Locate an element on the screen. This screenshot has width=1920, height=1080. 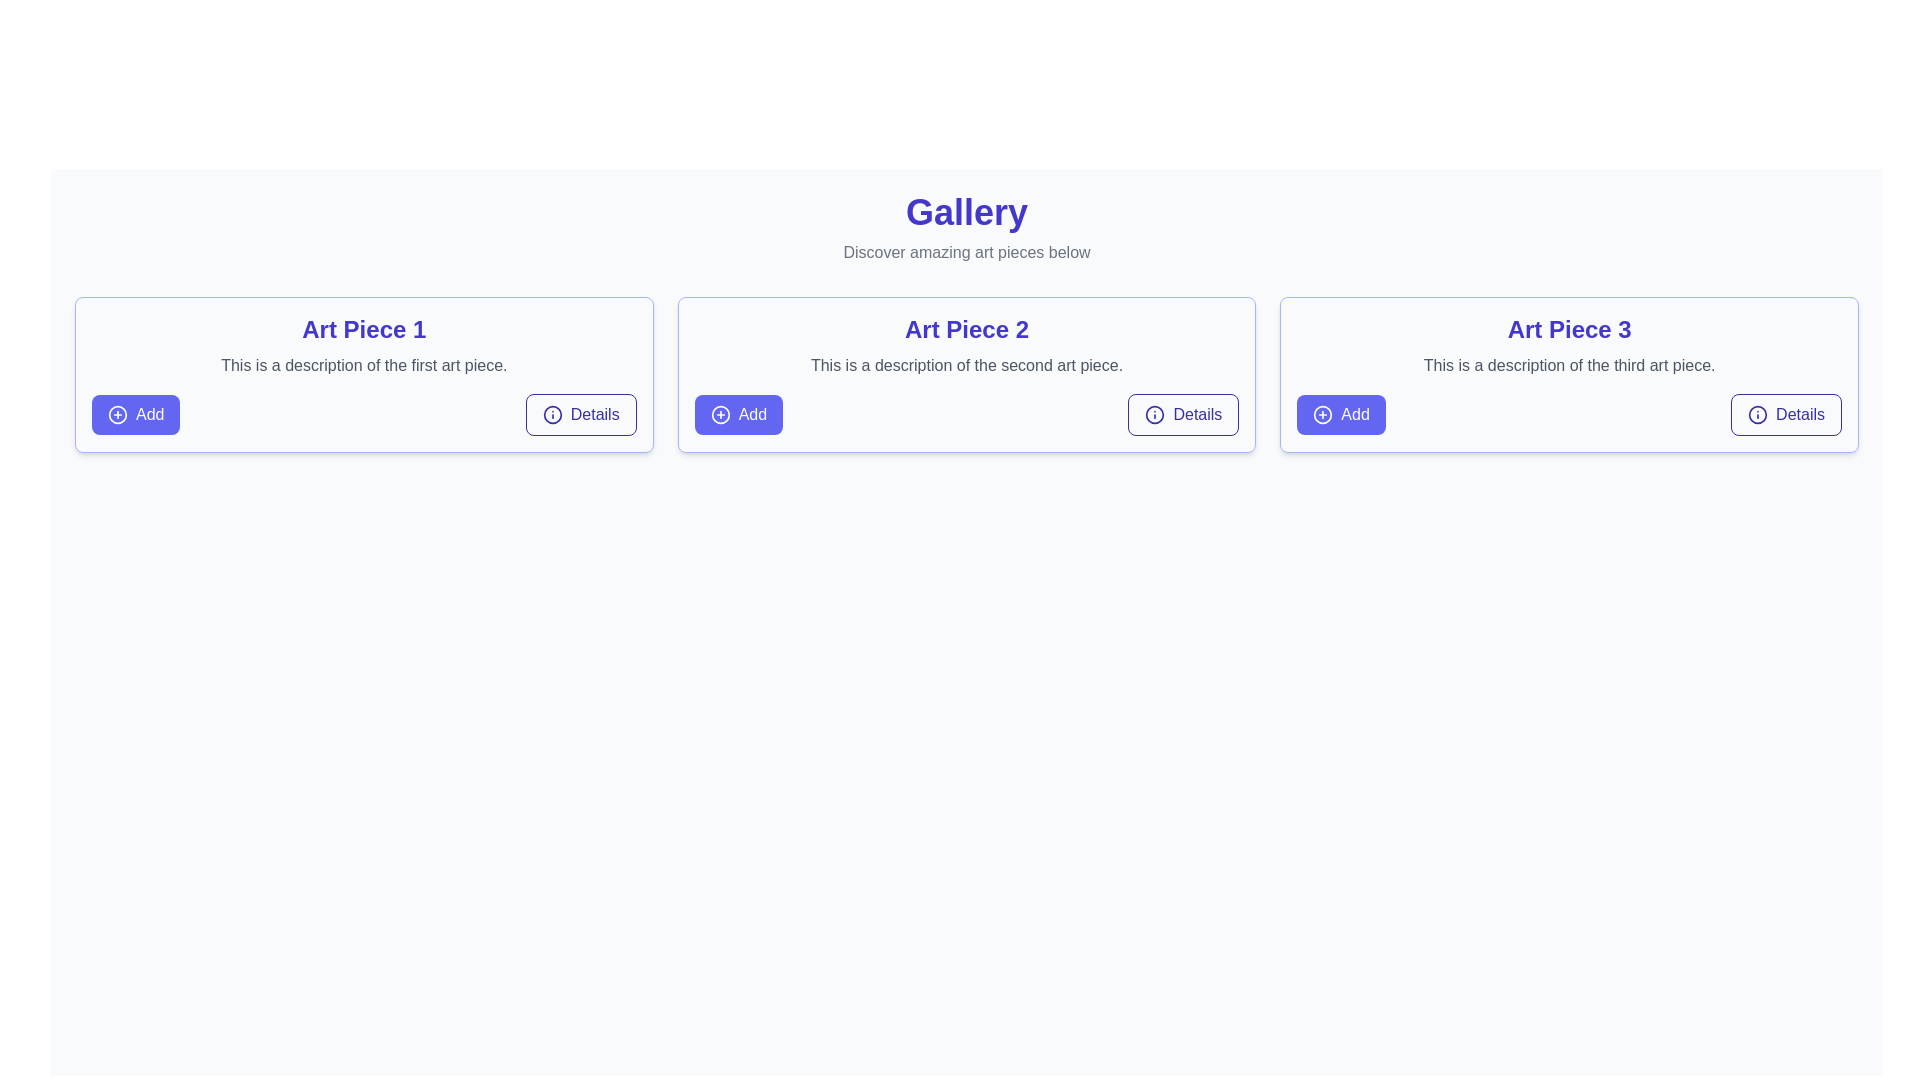
the circular SVG icon within the 'Add' button in the right-most card of the three horizontally aligned cards on the page is located at coordinates (1323, 414).